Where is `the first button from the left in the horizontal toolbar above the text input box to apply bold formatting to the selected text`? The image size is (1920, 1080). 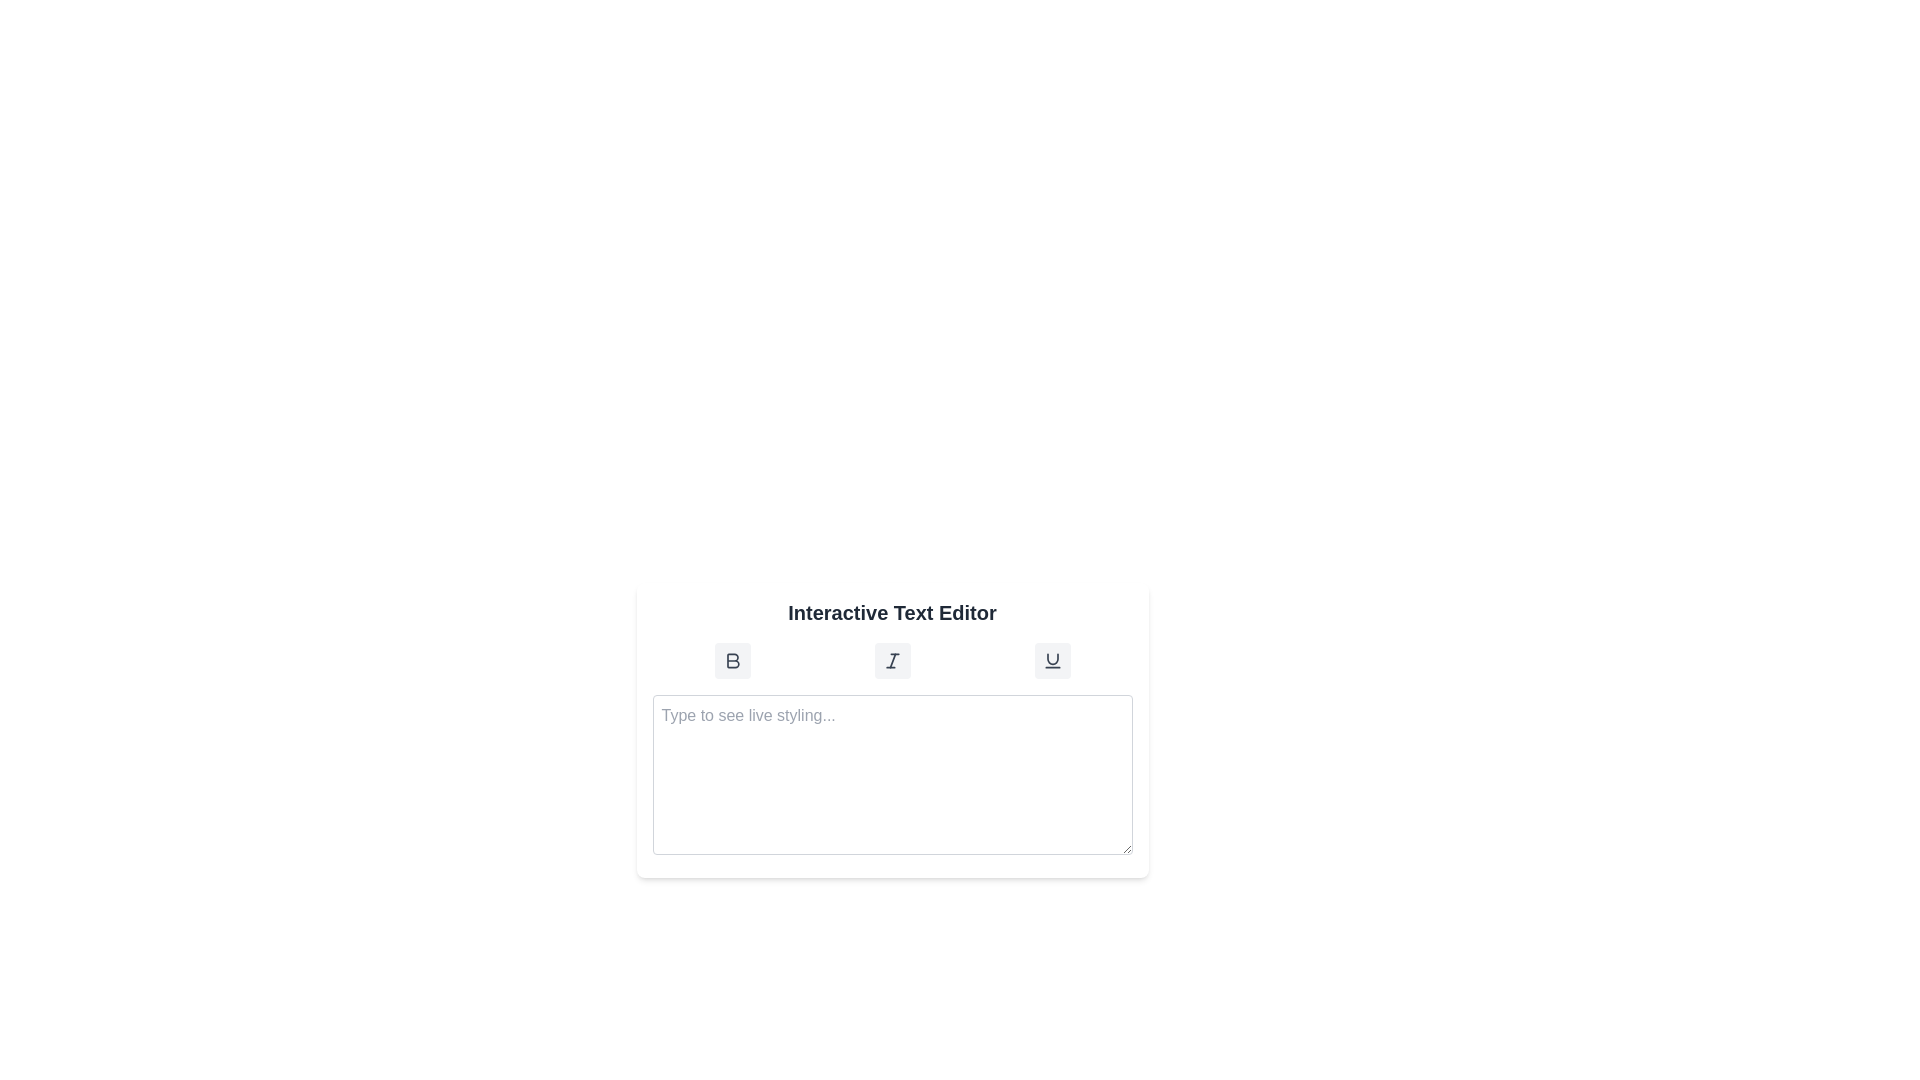
the first button from the left in the horizontal toolbar above the text input box to apply bold formatting to the selected text is located at coordinates (731, 660).